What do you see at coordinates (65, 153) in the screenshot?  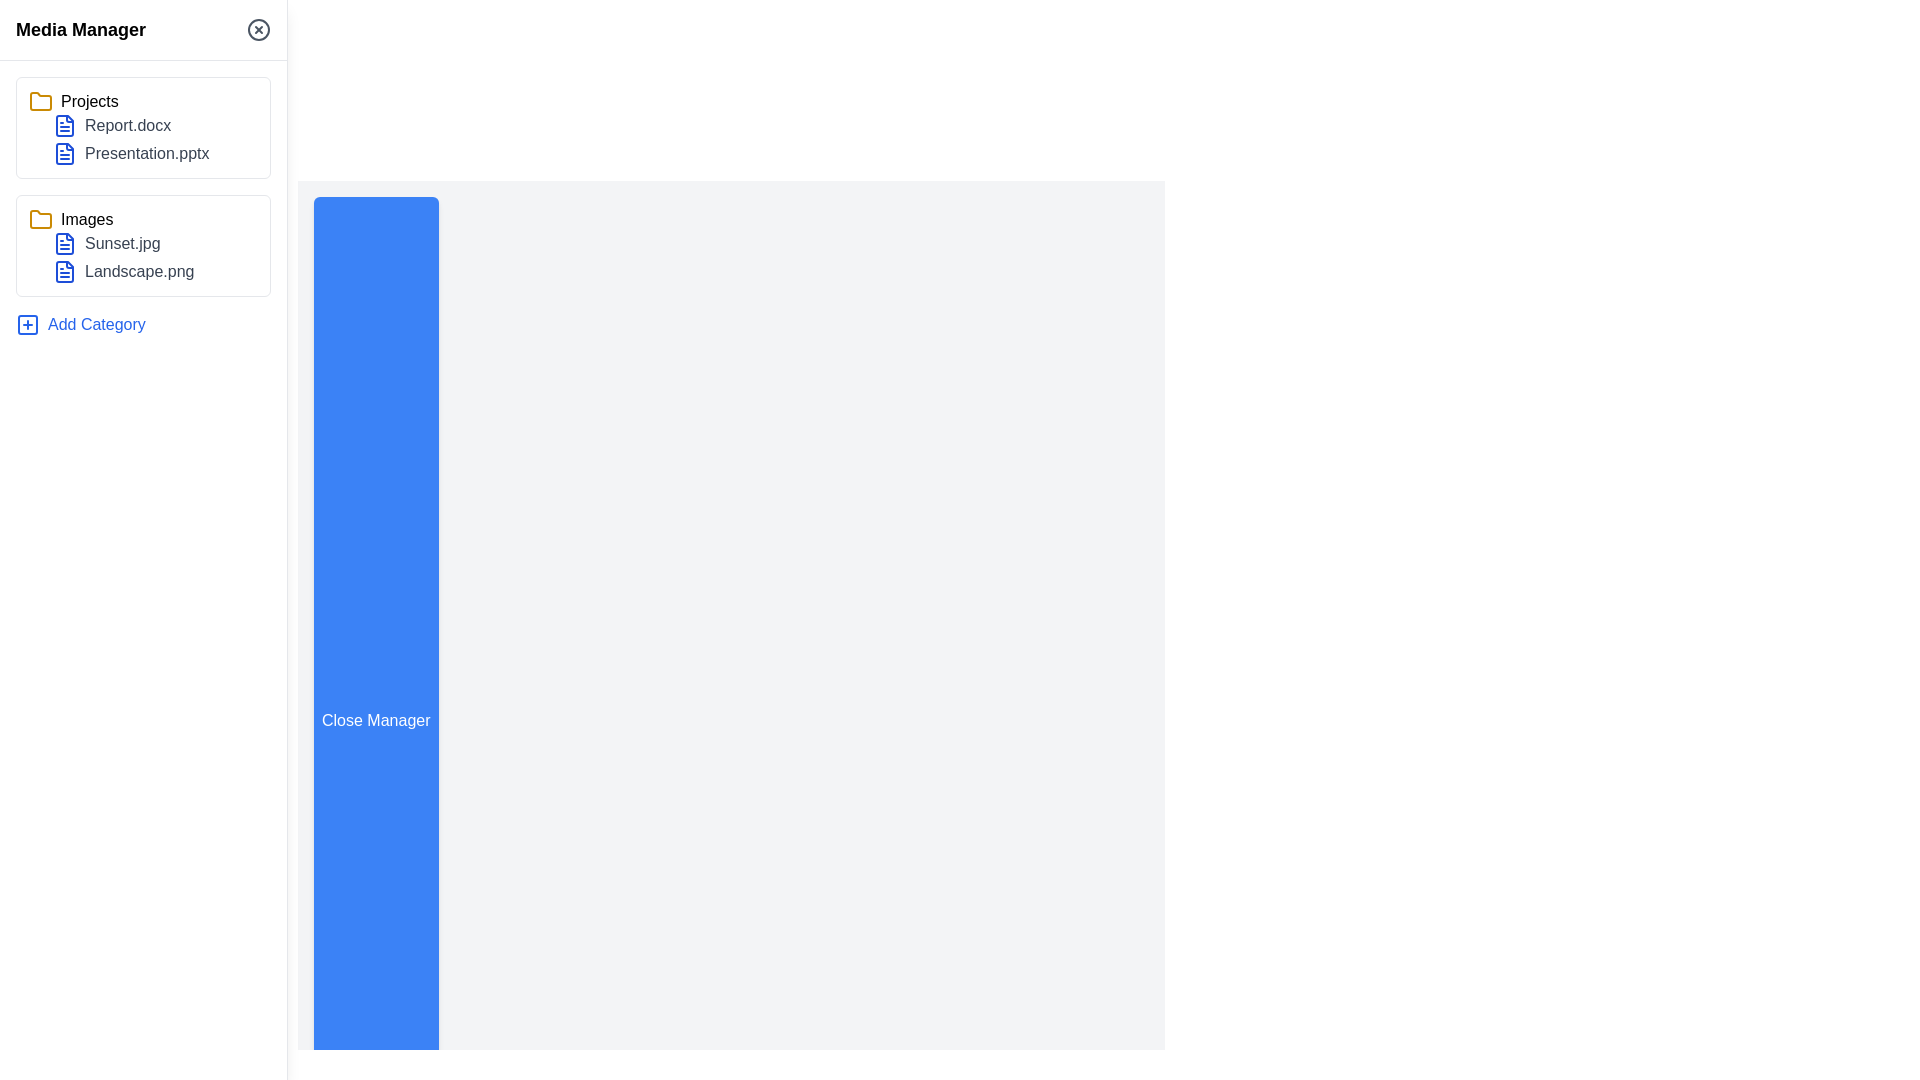 I see `the document icon represented by an SVG located in the upper-left quadrant of the left-side media manager to interact with the document it represents` at bounding box center [65, 153].